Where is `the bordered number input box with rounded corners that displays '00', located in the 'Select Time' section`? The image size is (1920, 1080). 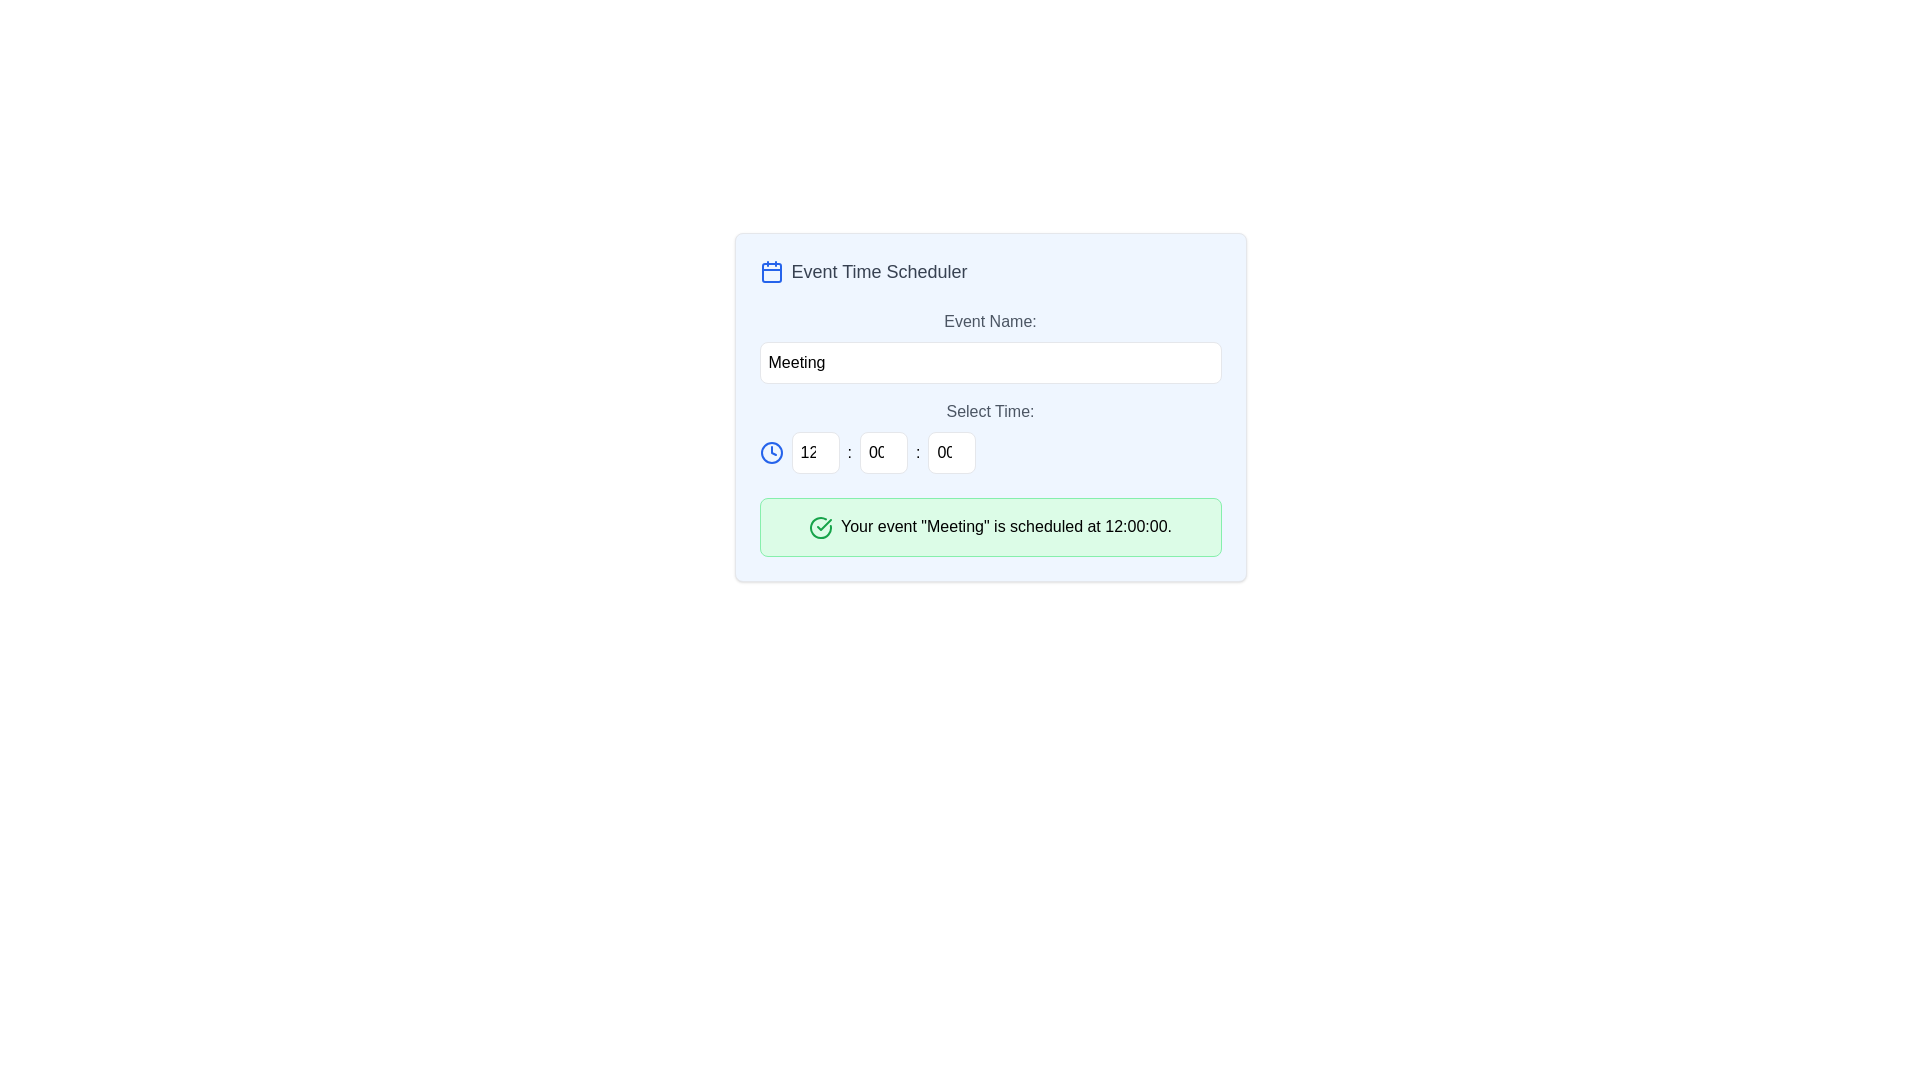 the bordered number input box with rounded corners that displays '00', located in the 'Select Time' section is located at coordinates (951, 452).